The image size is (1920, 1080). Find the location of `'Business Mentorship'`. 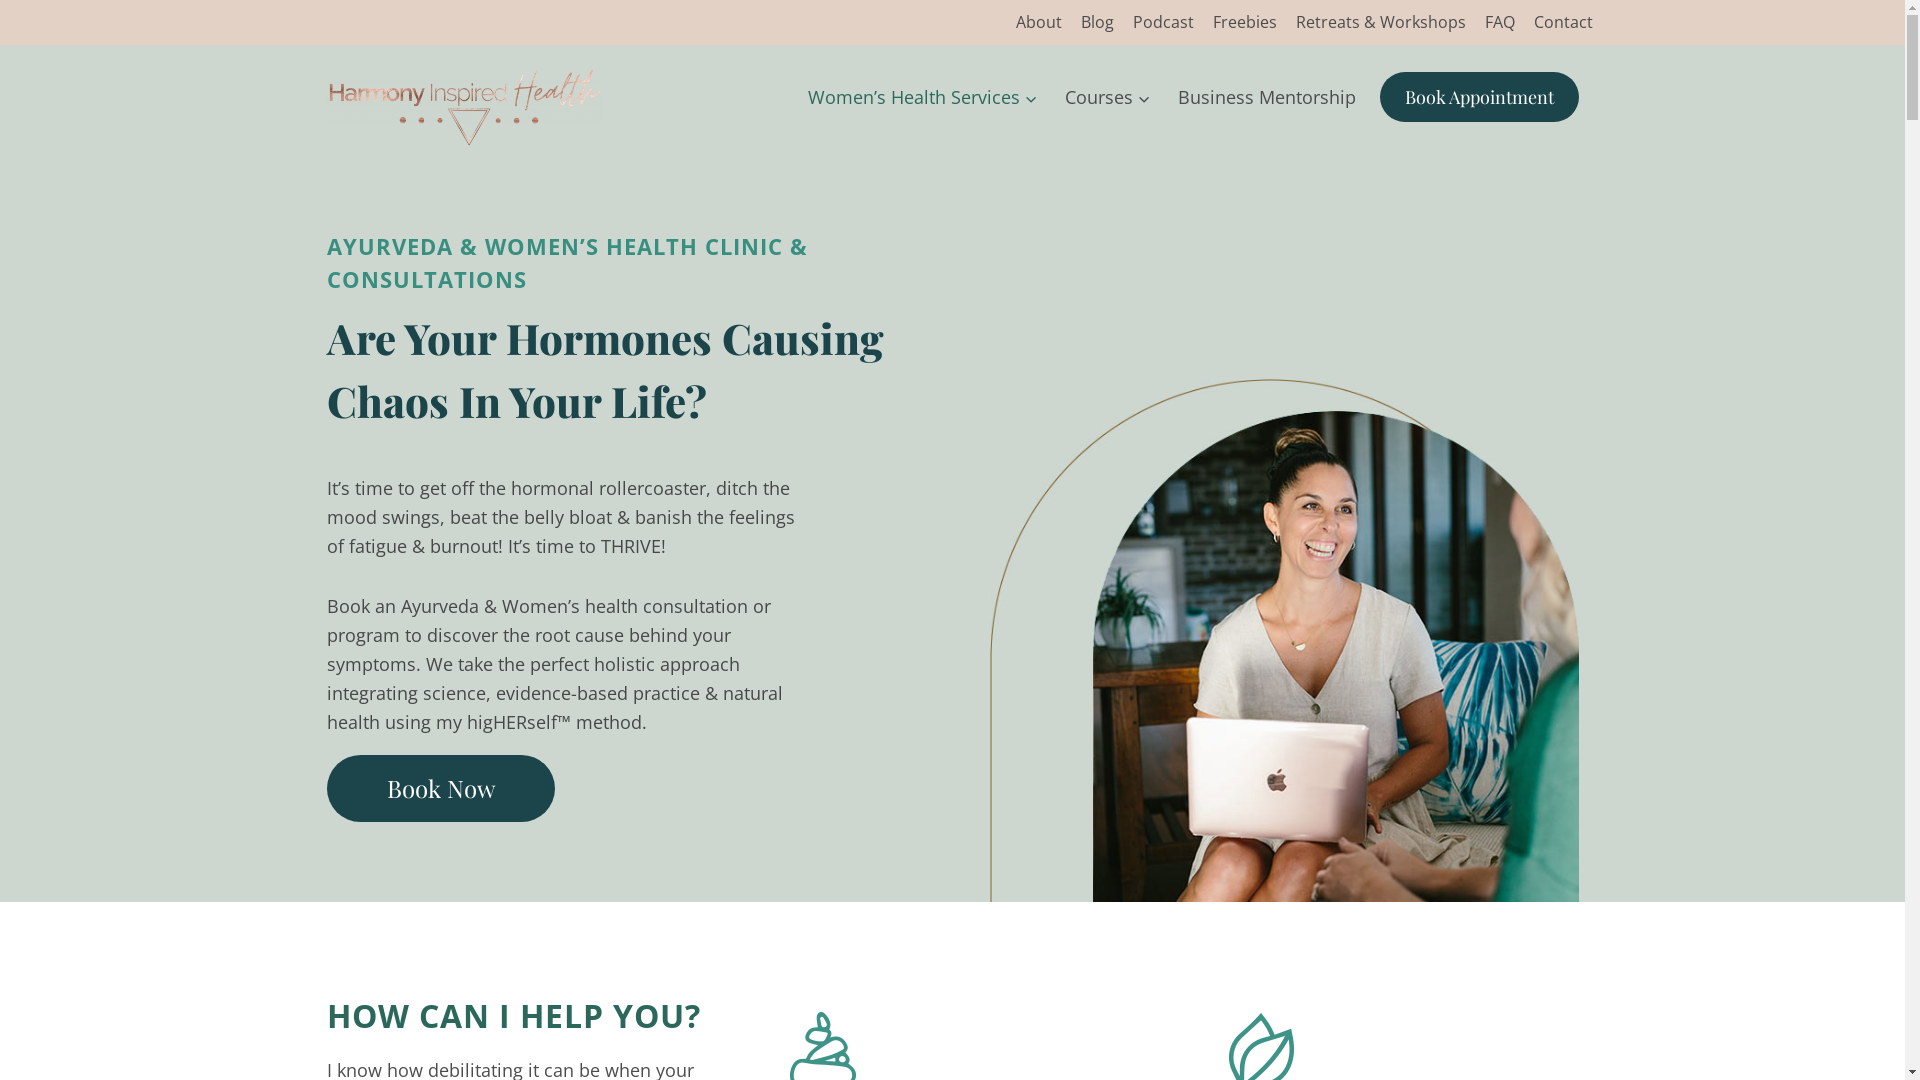

'Business Mentorship' is located at coordinates (1265, 96).